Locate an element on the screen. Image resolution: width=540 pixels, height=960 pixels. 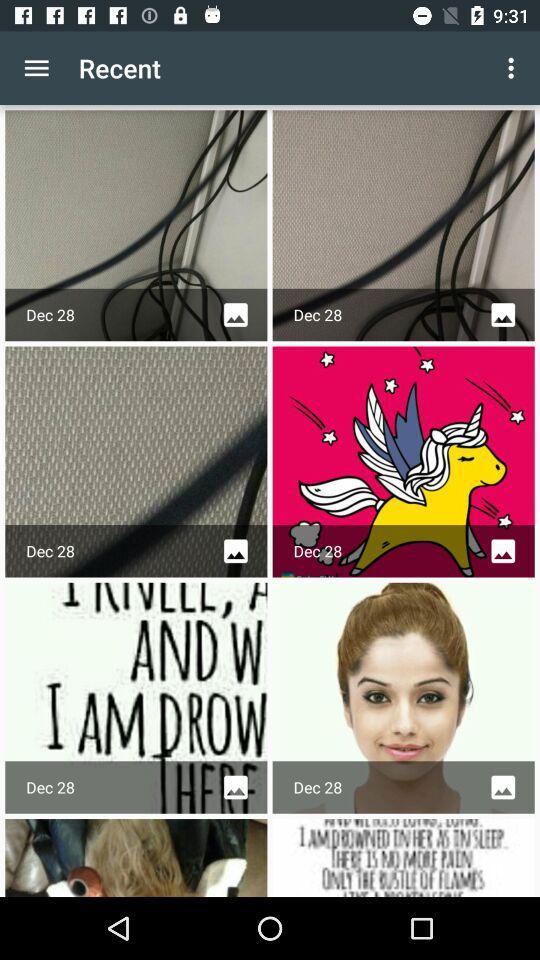
the image button is located at coordinates (502, 314).